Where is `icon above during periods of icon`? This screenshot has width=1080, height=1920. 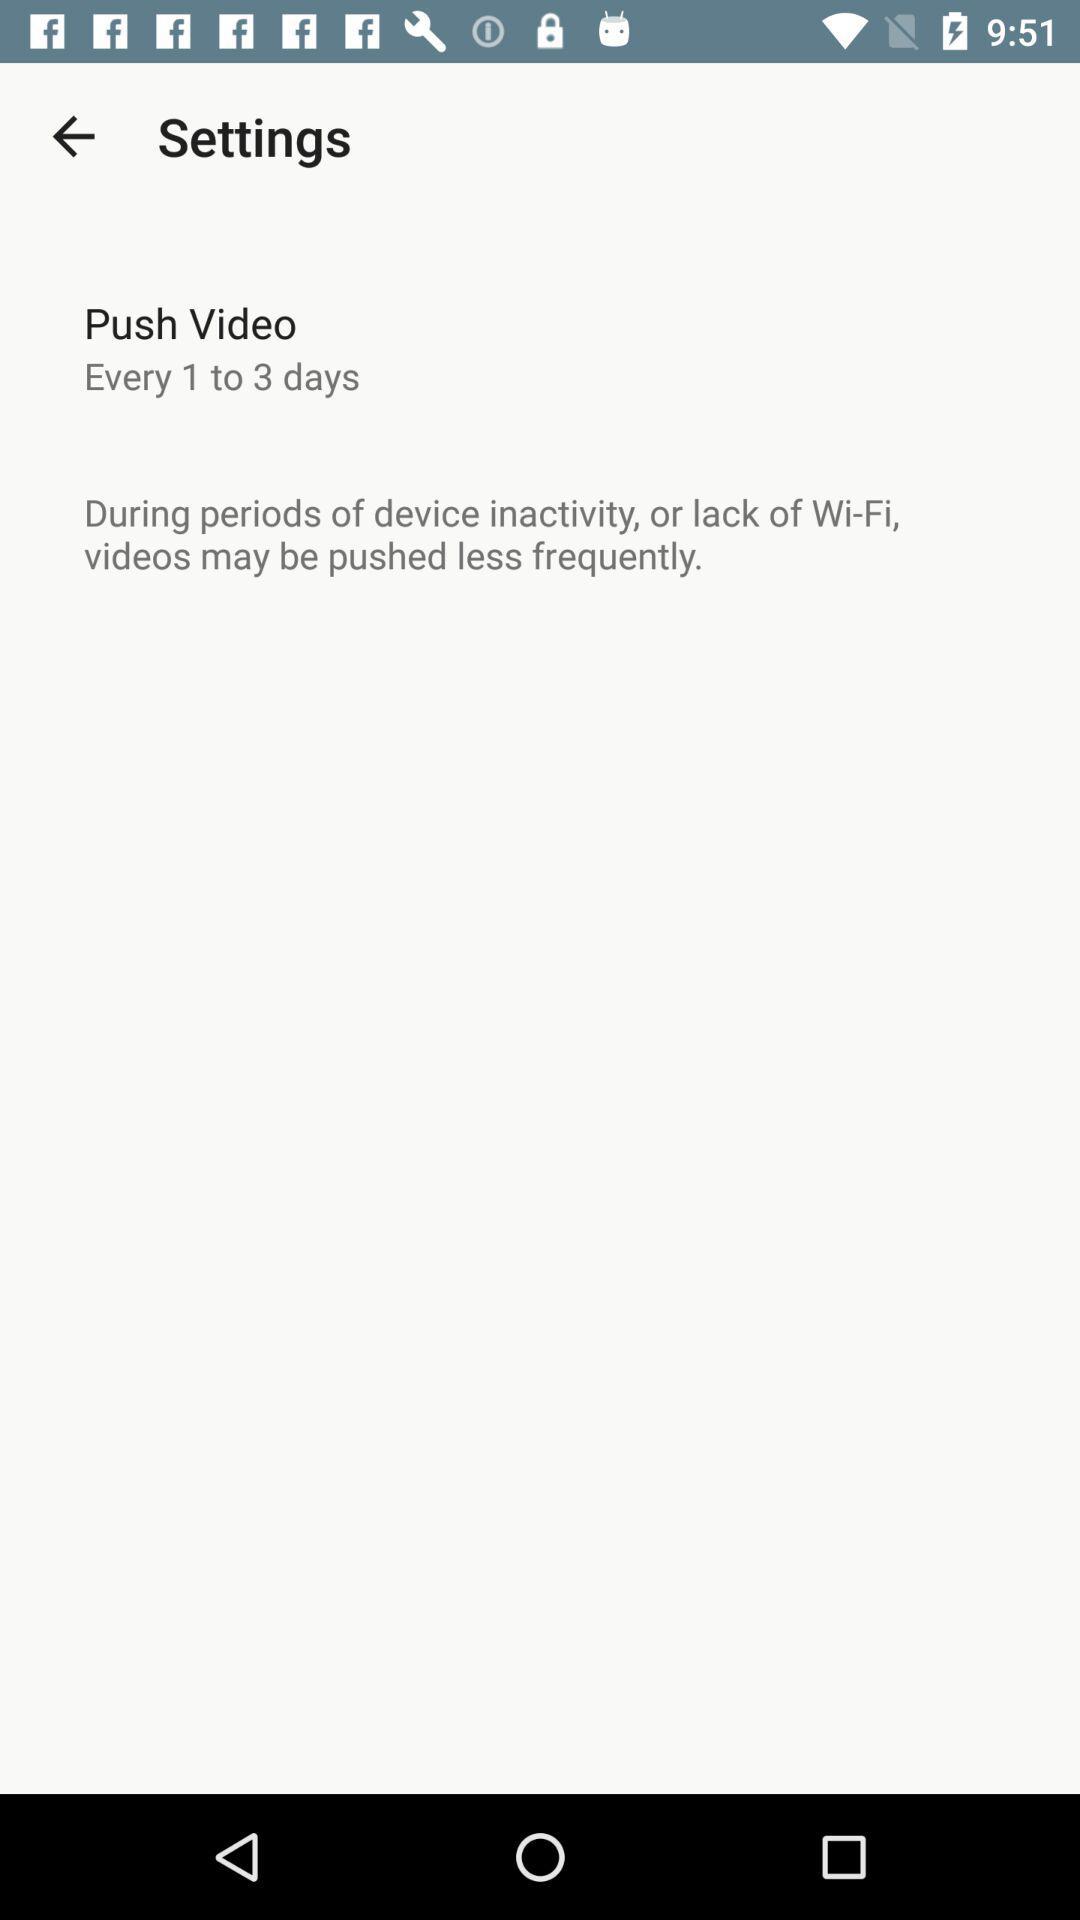 icon above during periods of icon is located at coordinates (222, 375).